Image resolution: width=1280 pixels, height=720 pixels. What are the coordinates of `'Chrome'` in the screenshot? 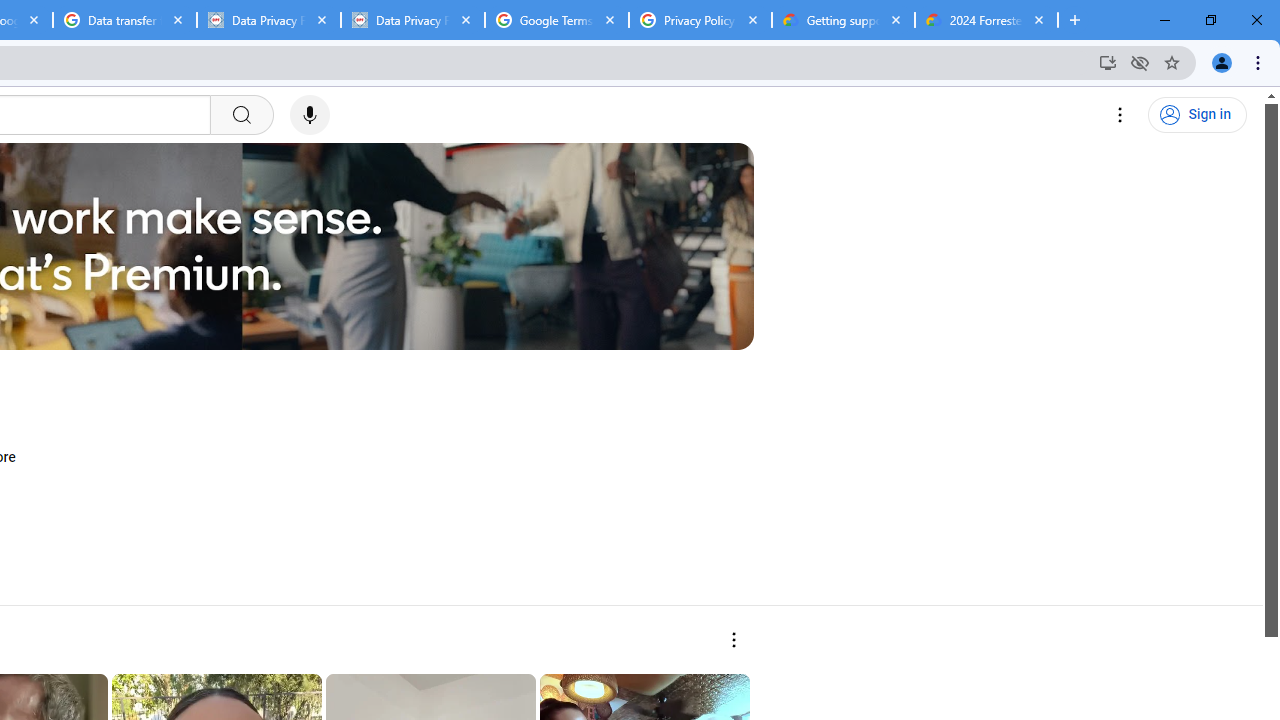 It's located at (1259, 61).